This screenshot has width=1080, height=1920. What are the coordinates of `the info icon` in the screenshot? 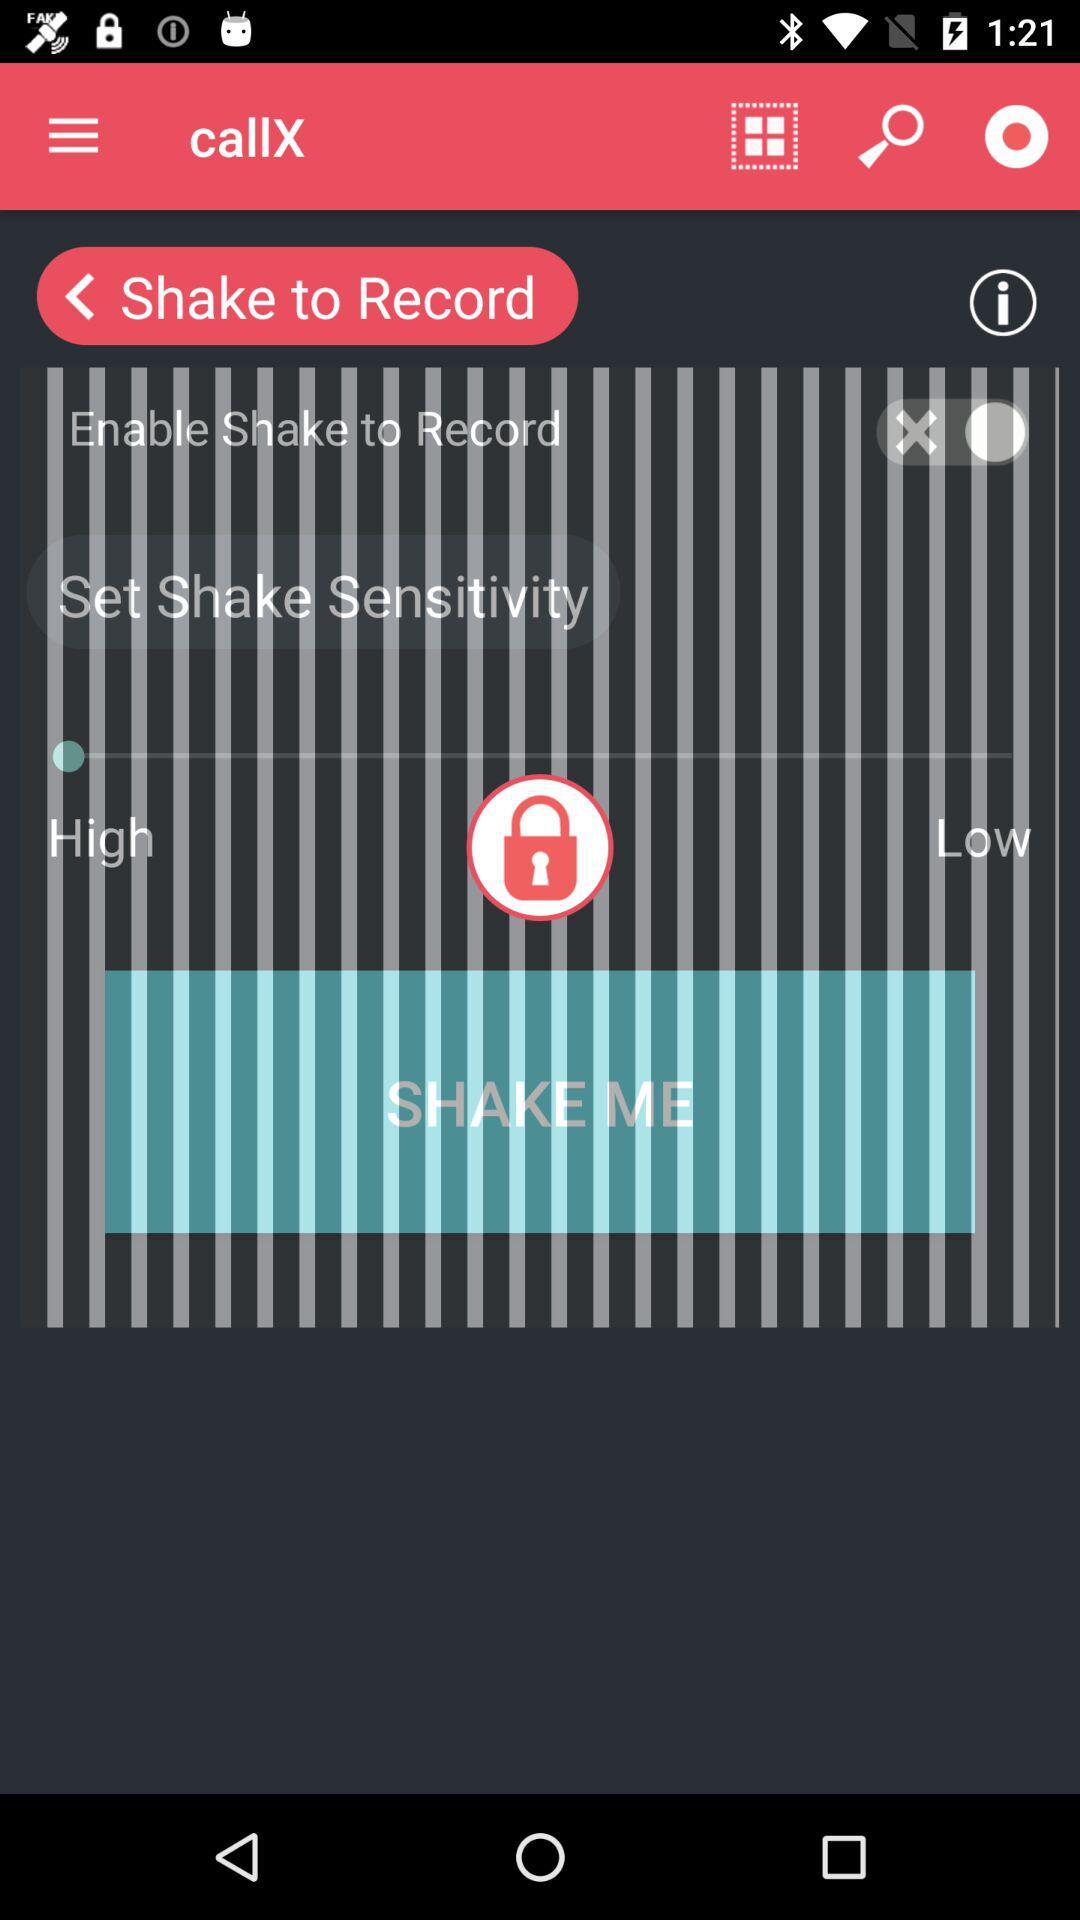 It's located at (1015, 272).